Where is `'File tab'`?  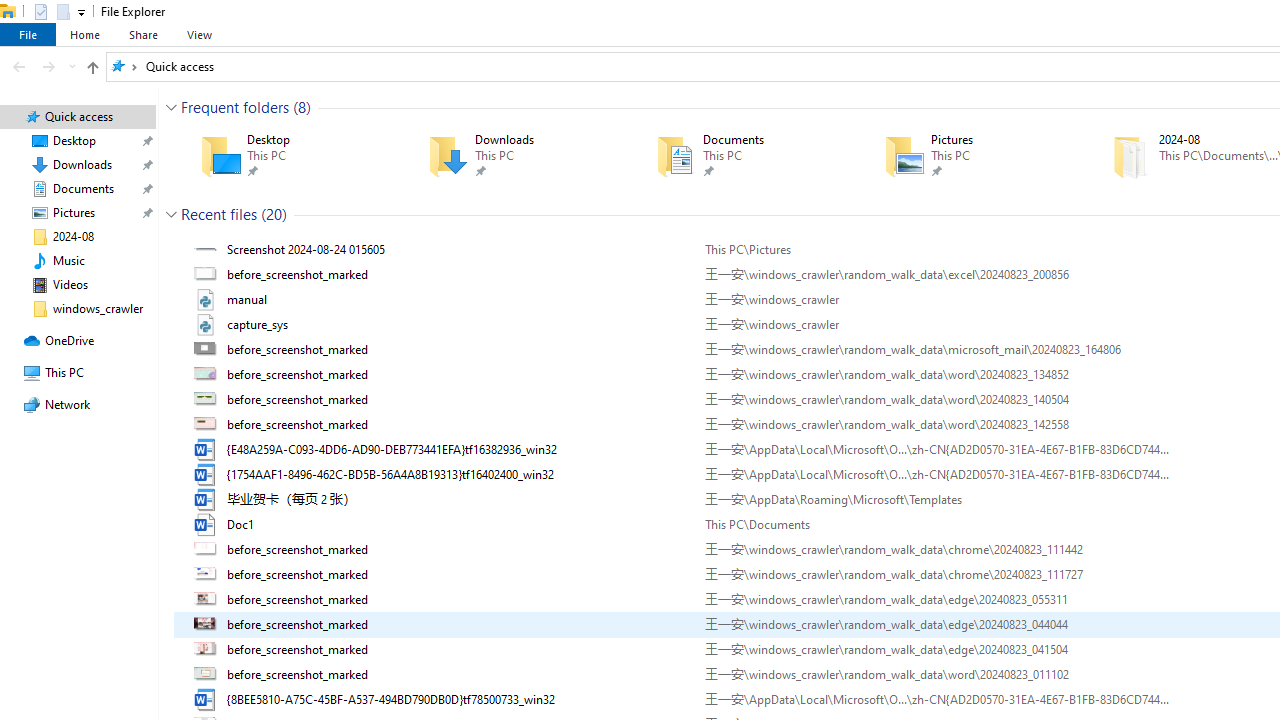
'File tab' is located at coordinates (28, 34).